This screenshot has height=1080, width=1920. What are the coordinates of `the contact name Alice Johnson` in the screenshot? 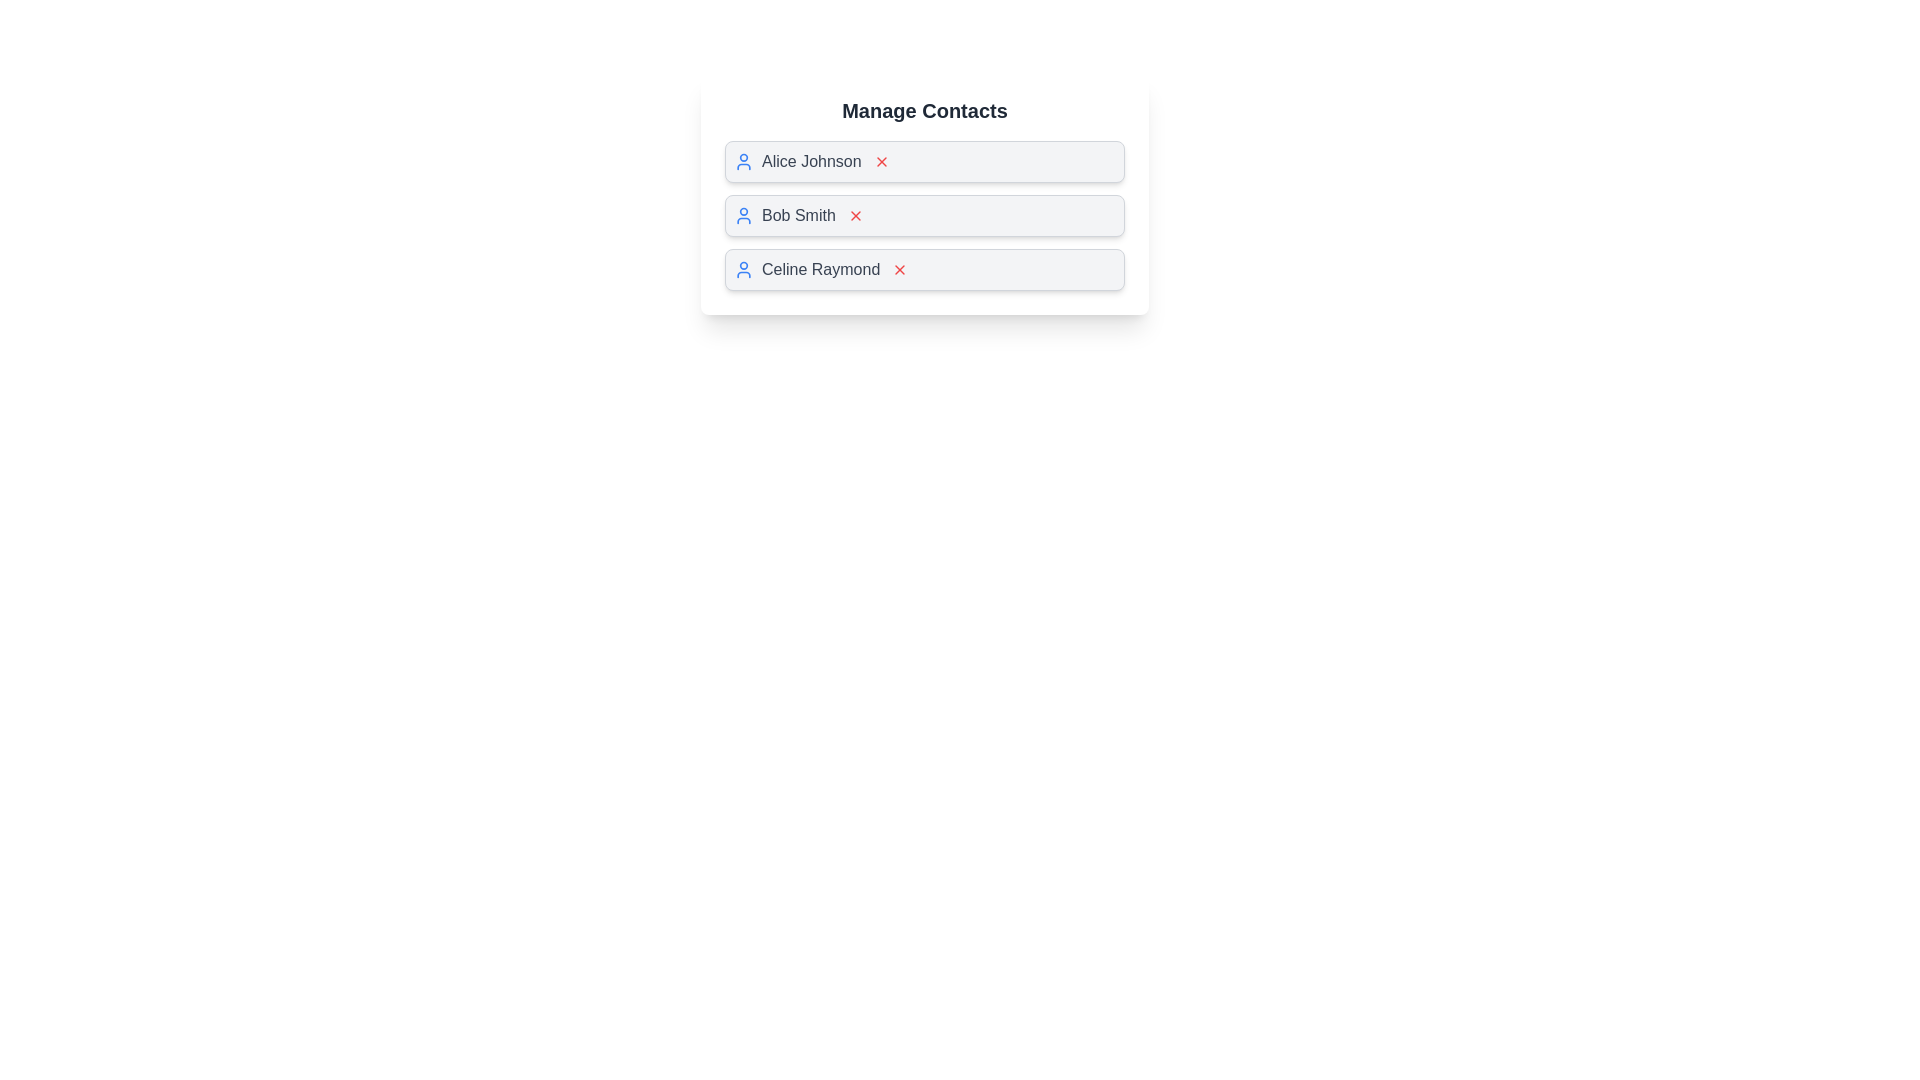 It's located at (924, 161).